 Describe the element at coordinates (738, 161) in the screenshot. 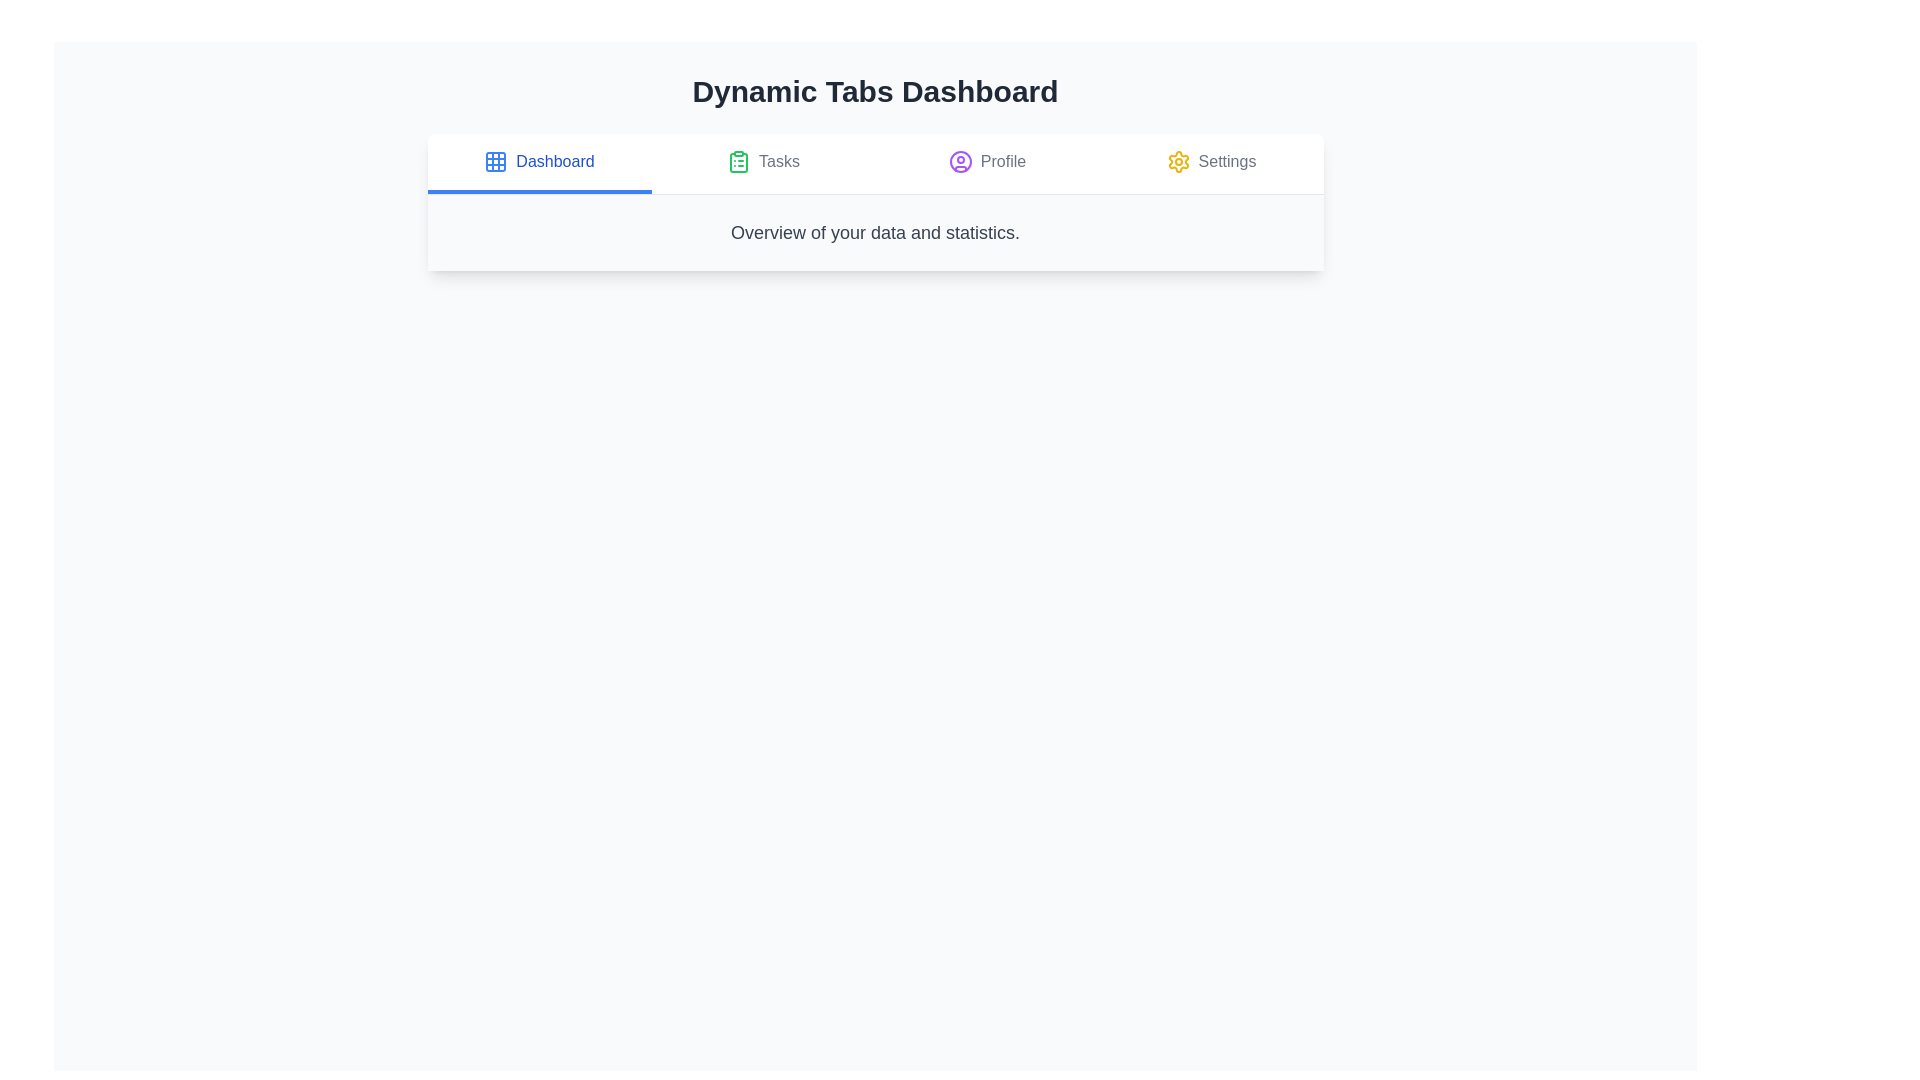

I see `the green clipboard icon located in the 'Tasks' tab, which is the second icon in a row of four tabs at the top-center of the interface` at that location.